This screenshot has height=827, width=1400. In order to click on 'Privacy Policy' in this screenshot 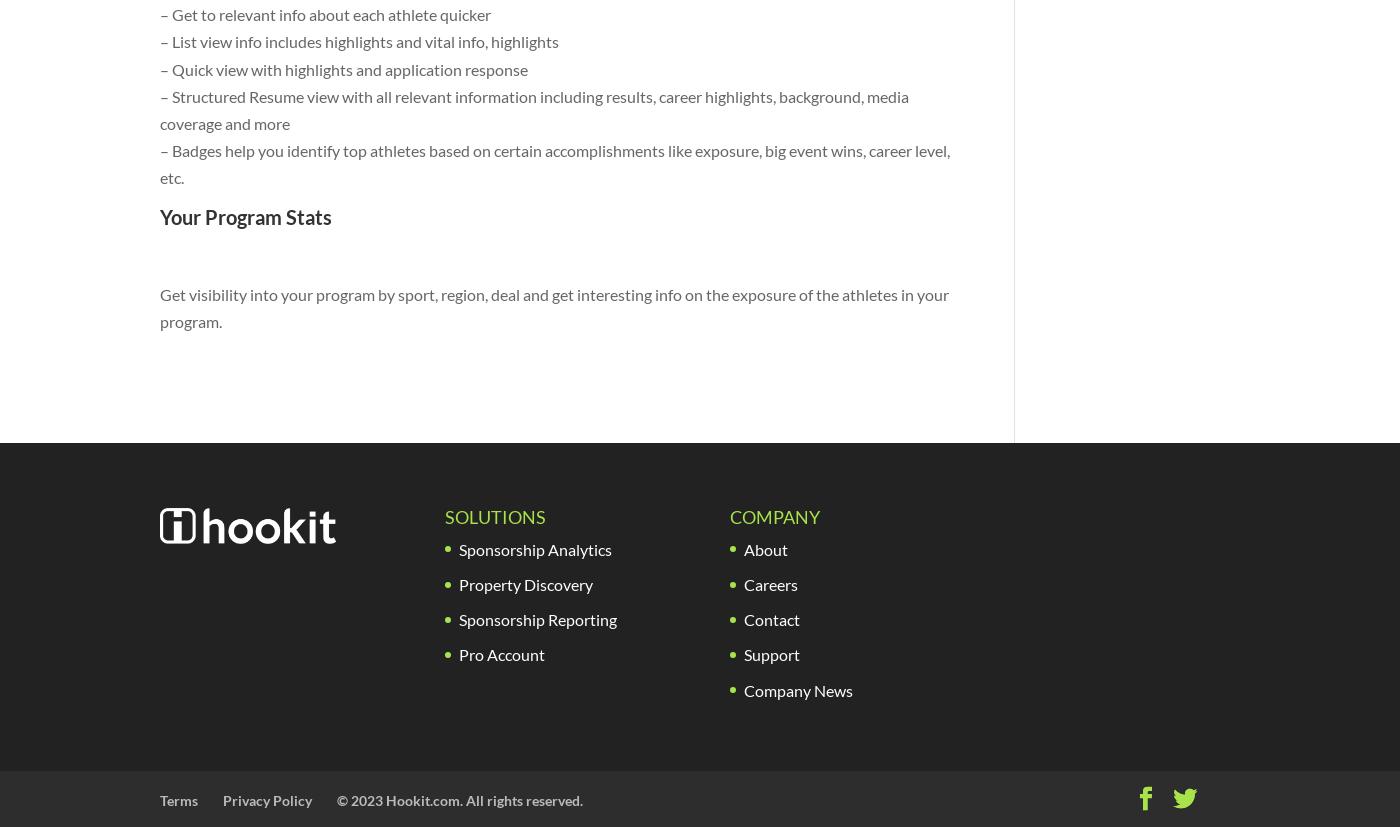, I will do `click(267, 799)`.